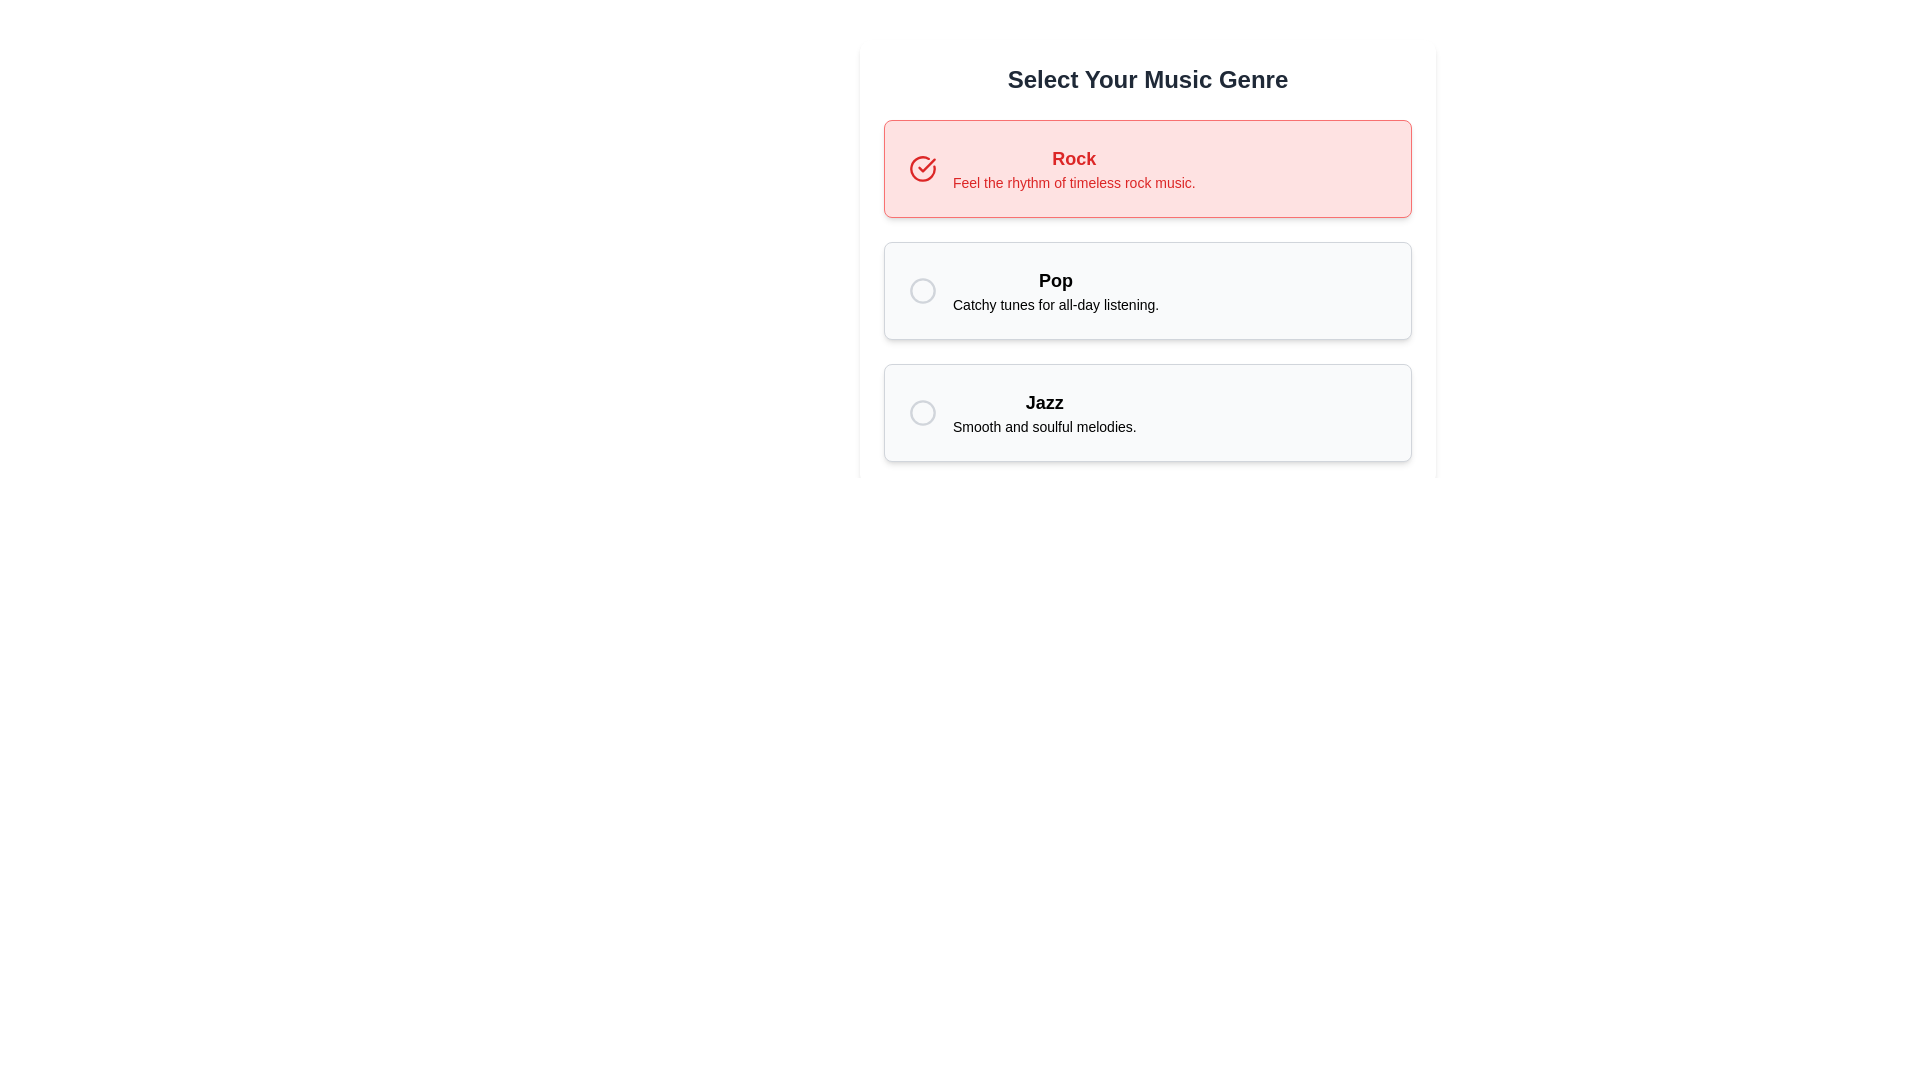 Image resolution: width=1920 pixels, height=1080 pixels. I want to click on the bold black text label 'Pop', so click(1055, 281).